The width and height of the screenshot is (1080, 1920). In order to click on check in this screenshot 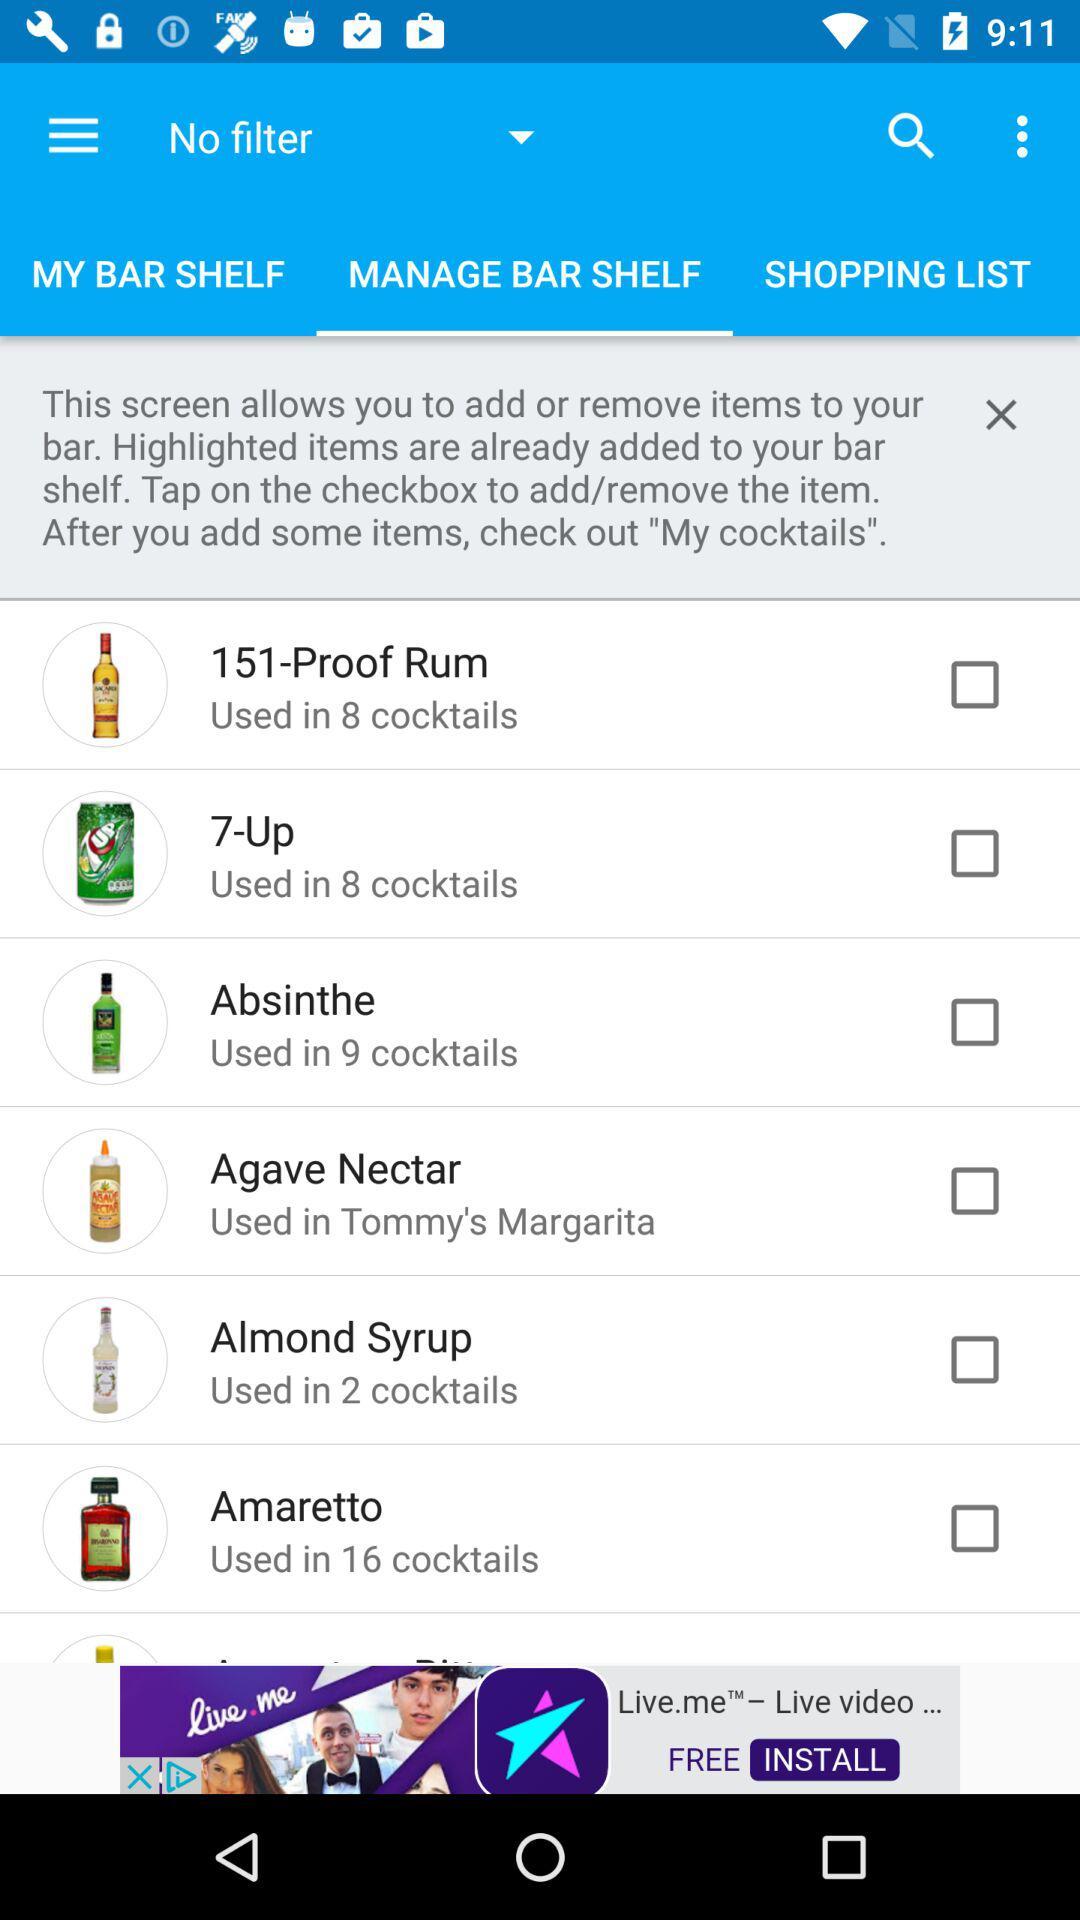, I will do `click(995, 1359)`.